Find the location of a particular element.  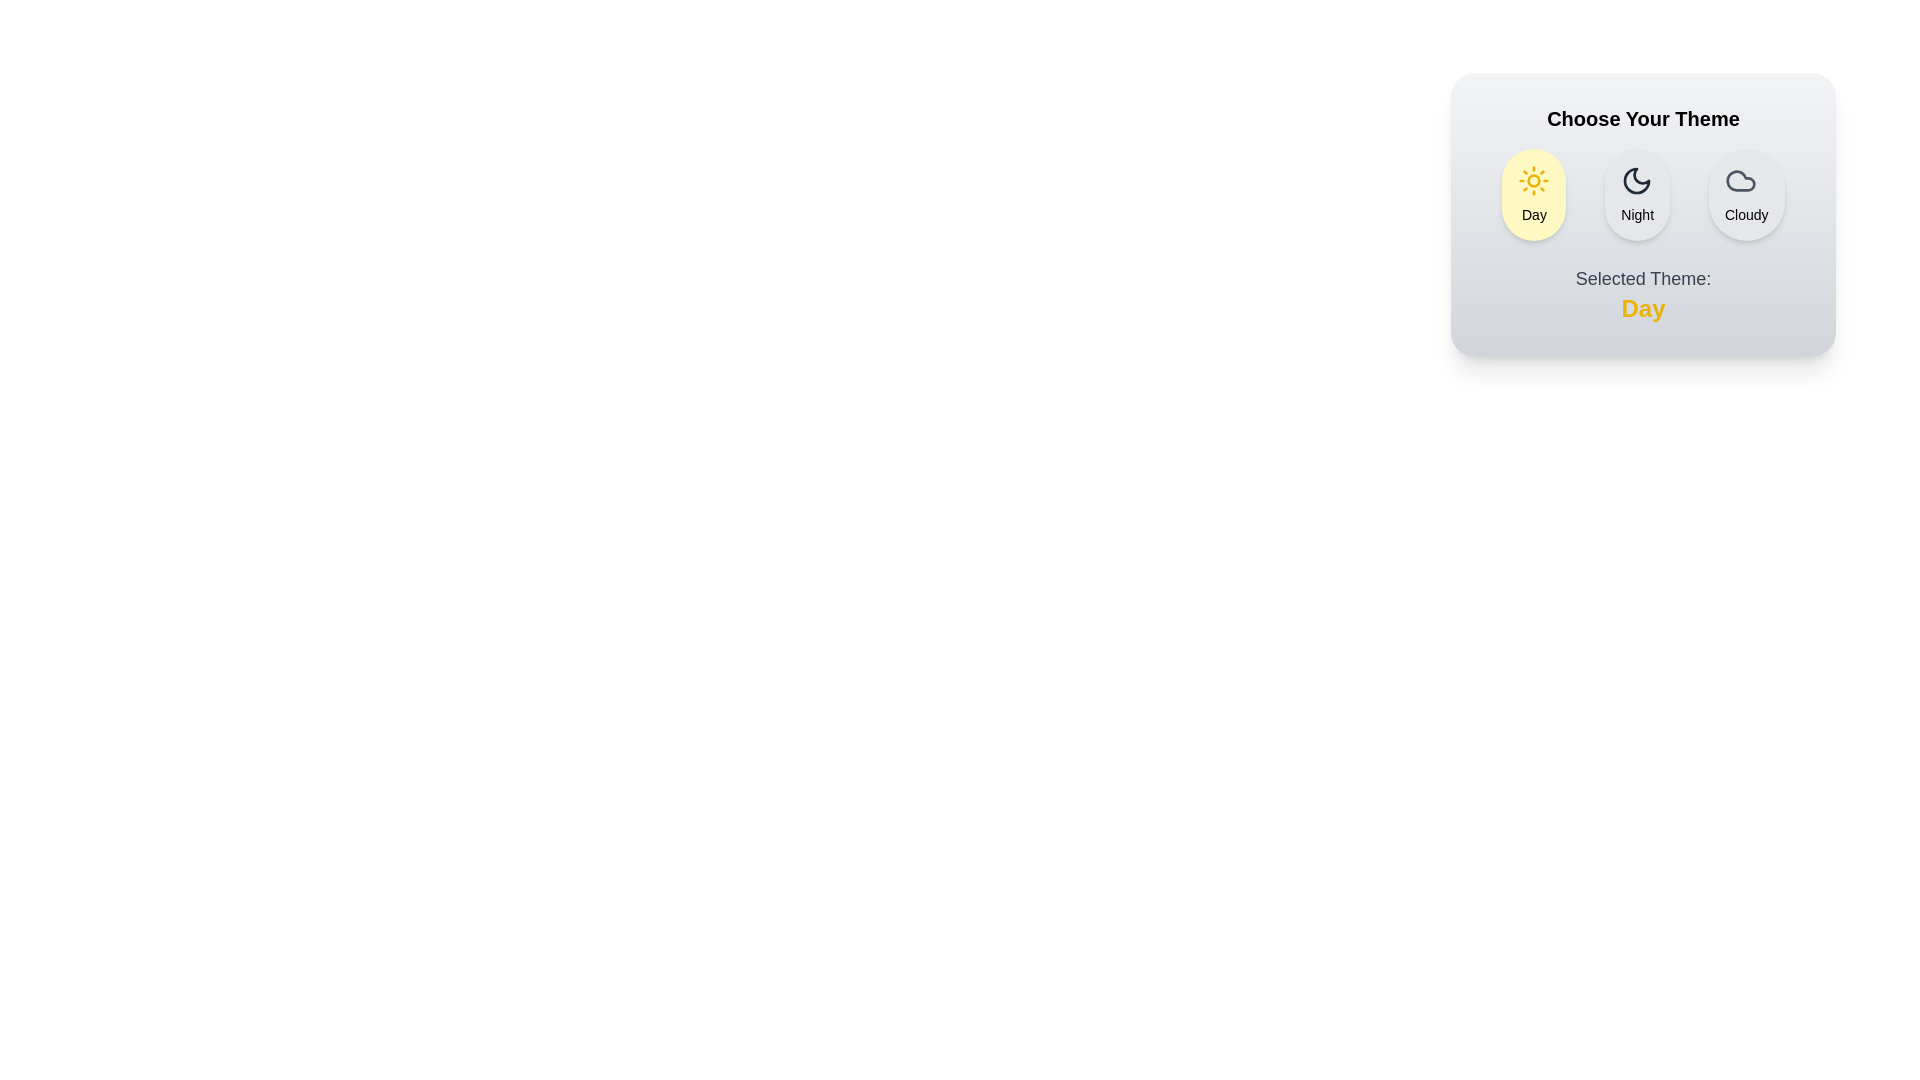

the theme Cloudy by clicking its corresponding button is located at coordinates (1745, 195).